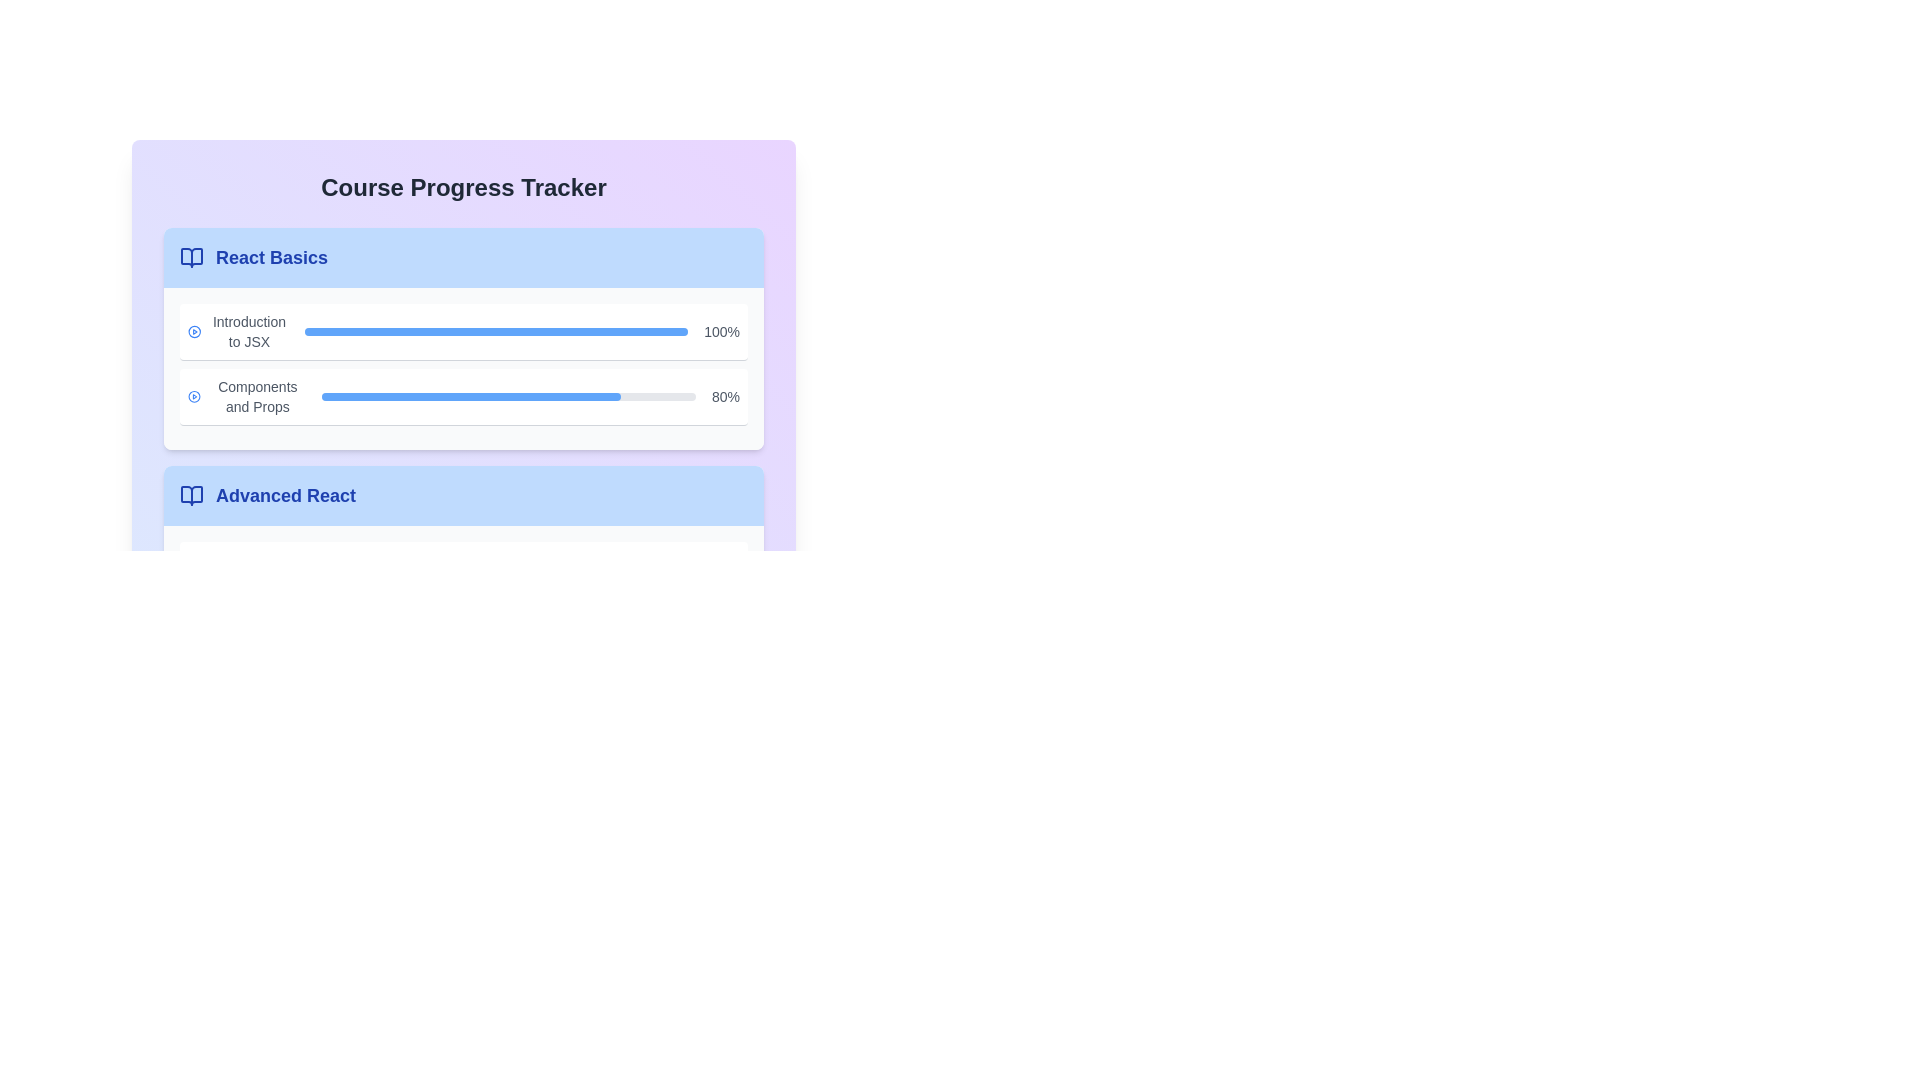 This screenshot has height=1080, width=1920. Describe the element at coordinates (192, 257) in the screenshot. I see `the book icon representing the 'React Basics' course, which is positioned to the left of the text 'React Basics'` at that location.